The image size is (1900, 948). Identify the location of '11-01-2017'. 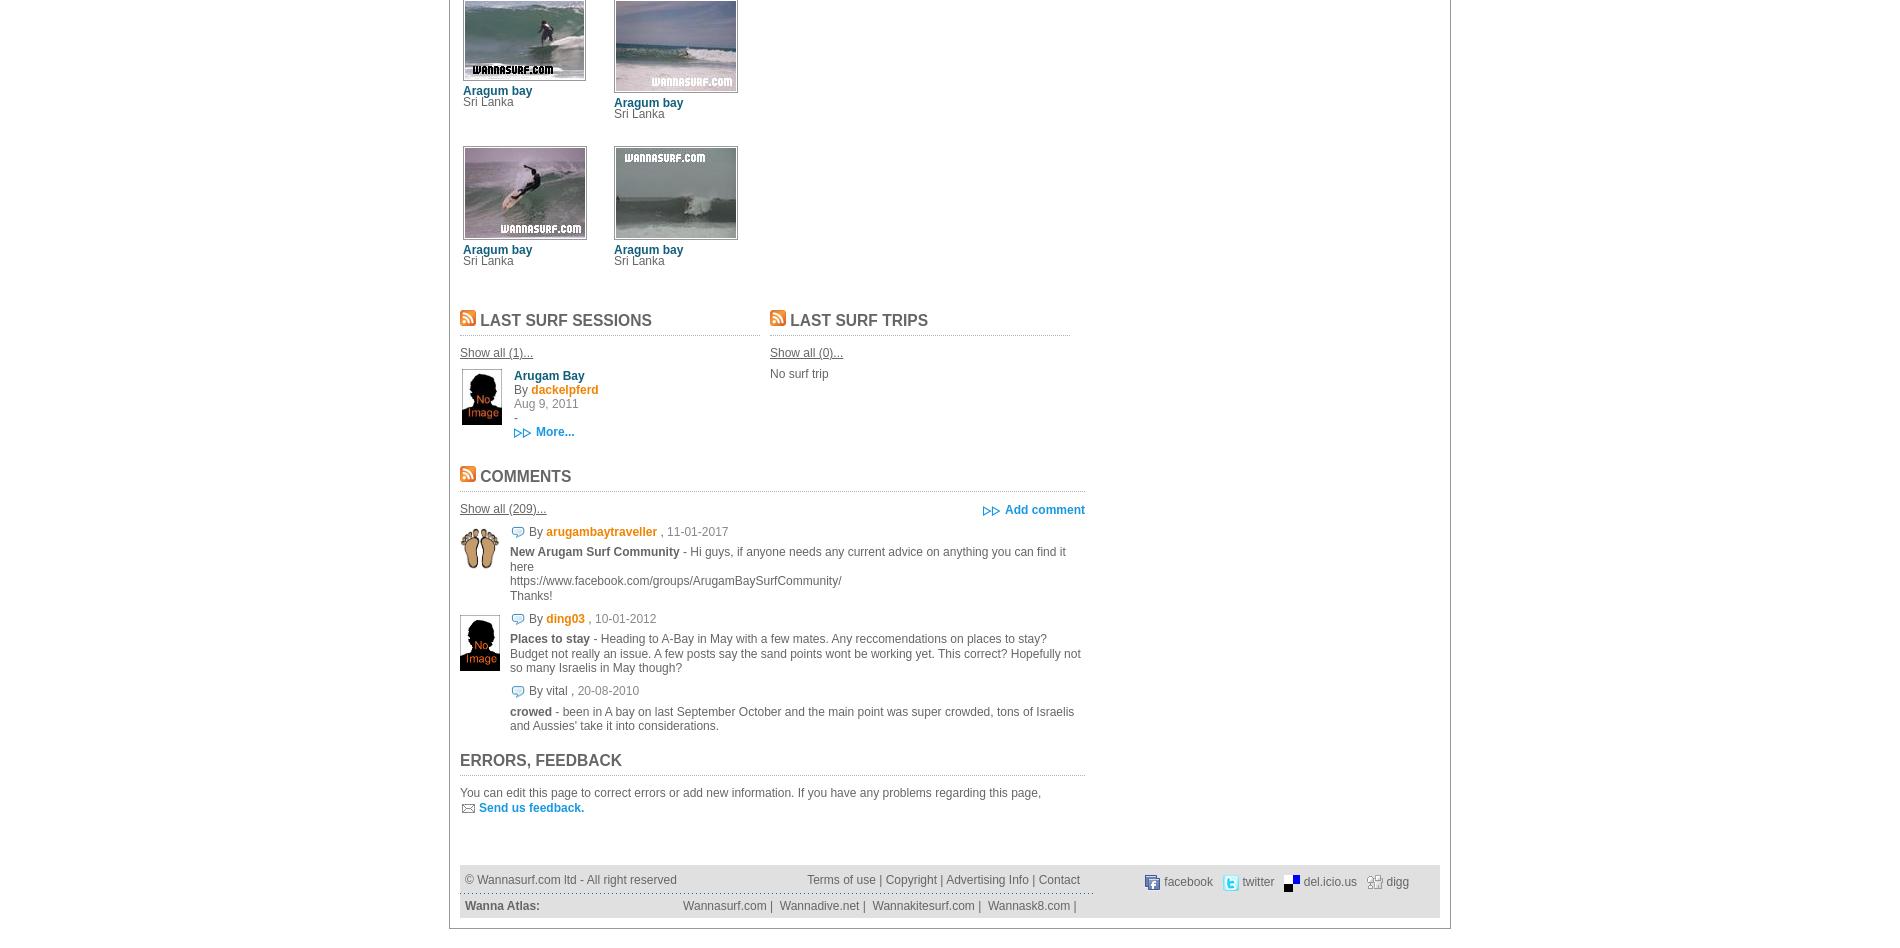
(697, 530).